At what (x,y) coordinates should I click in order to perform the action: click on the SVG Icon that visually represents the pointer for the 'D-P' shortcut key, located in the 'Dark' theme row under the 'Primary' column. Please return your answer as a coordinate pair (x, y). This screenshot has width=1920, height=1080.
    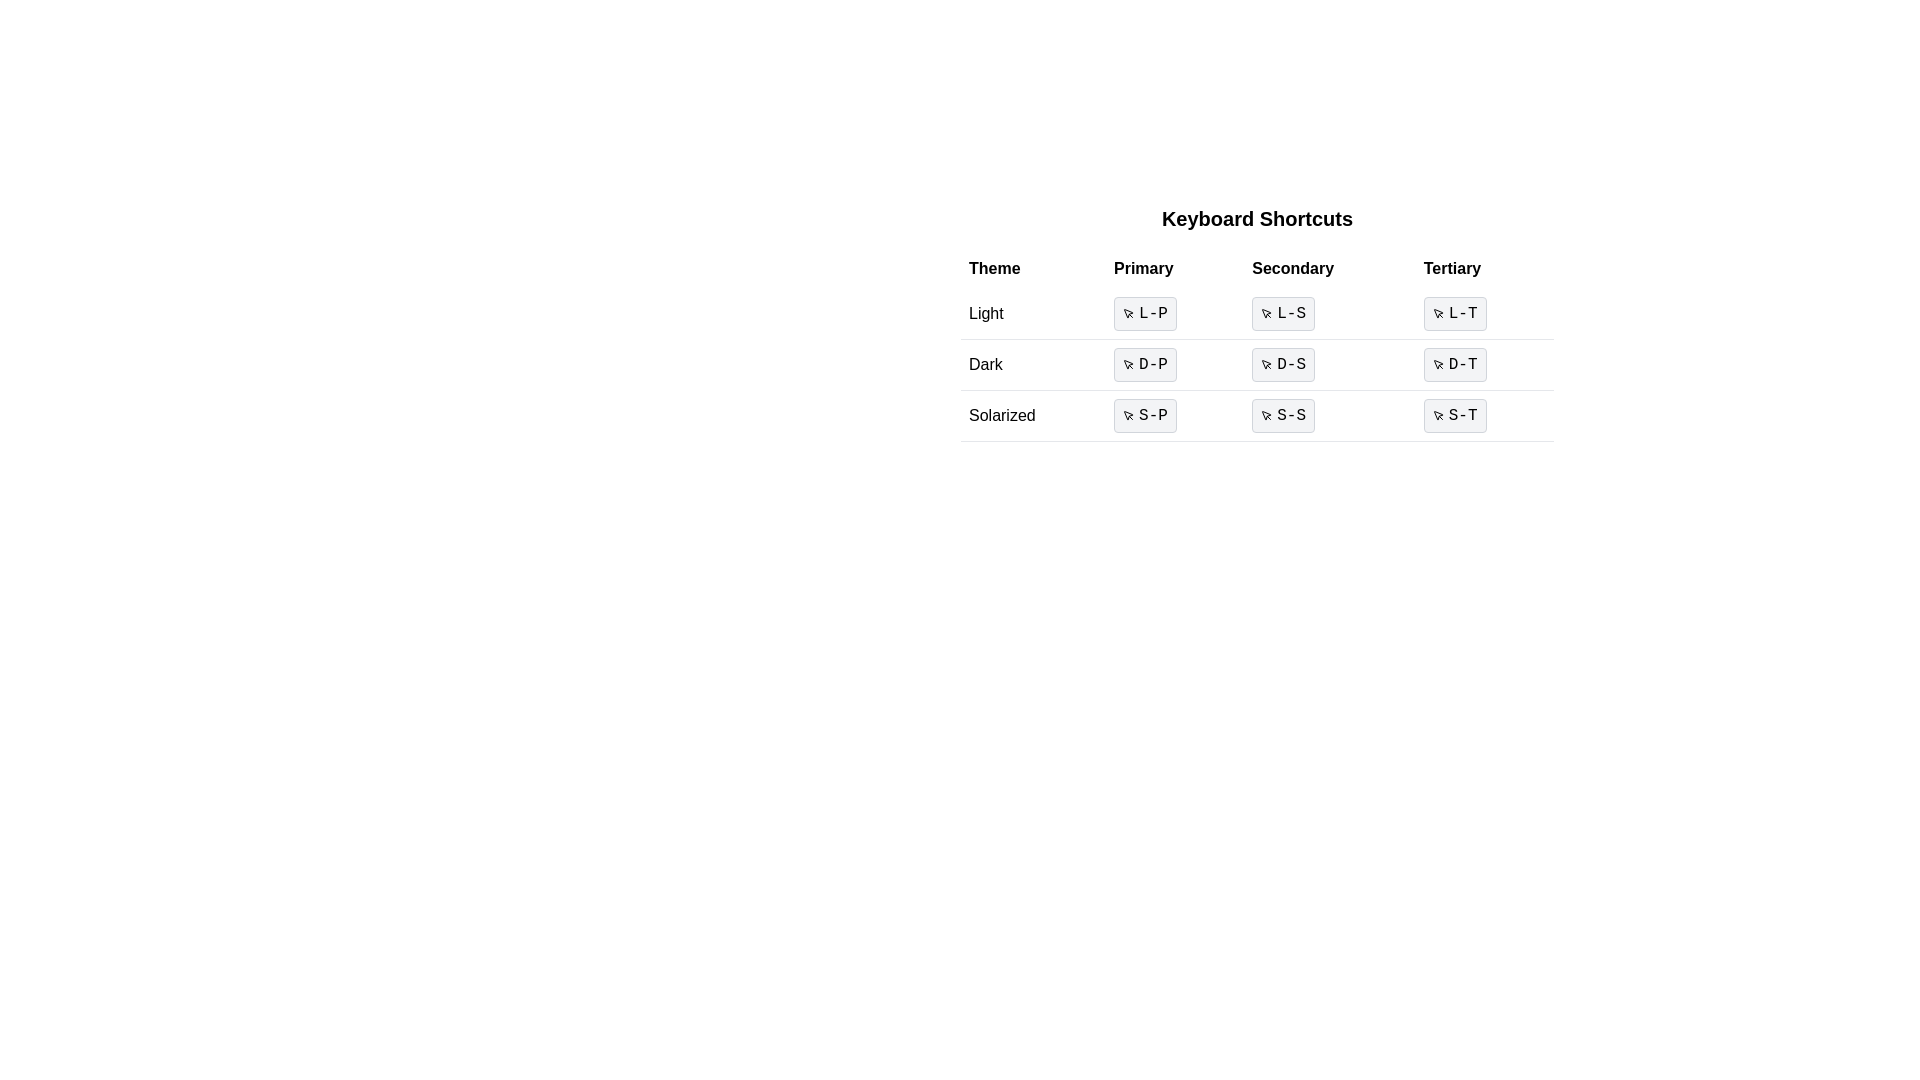
    Looking at the image, I should click on (1128, 365).